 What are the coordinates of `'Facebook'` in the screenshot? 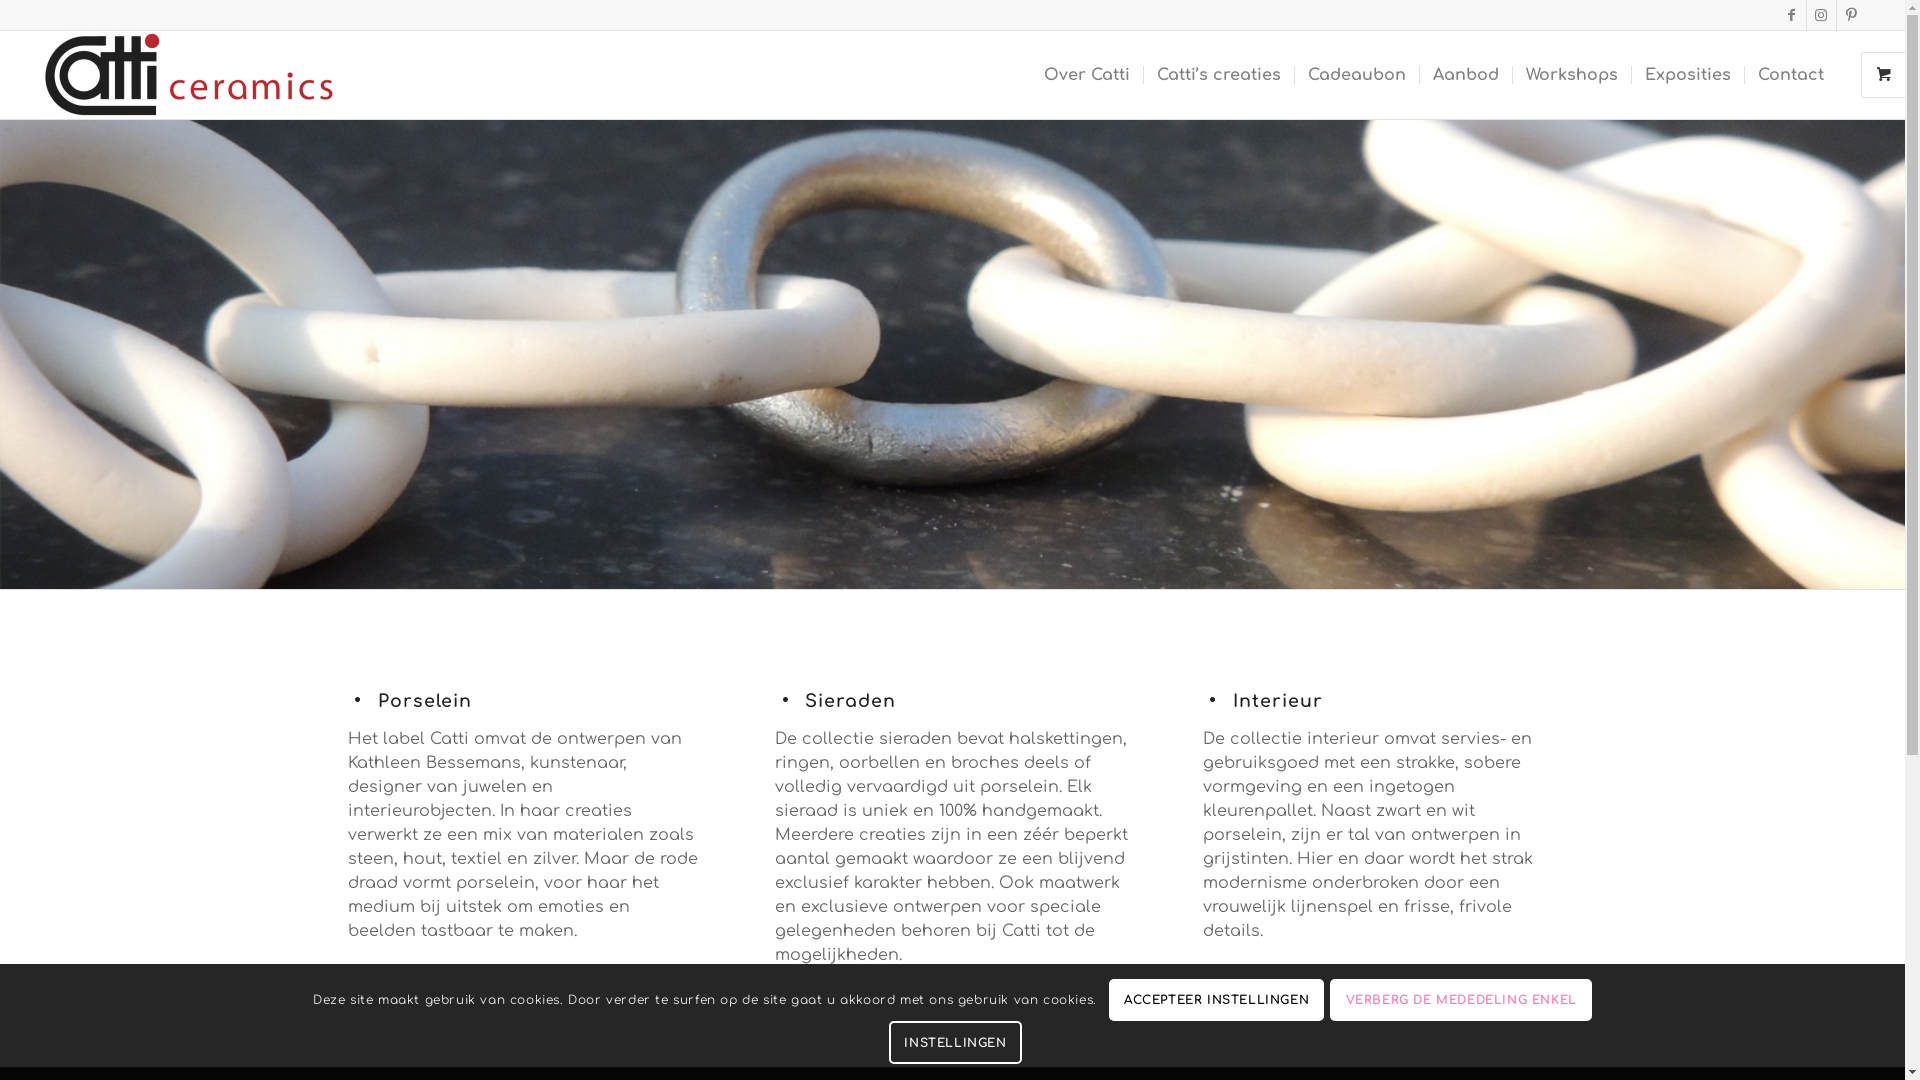 It's located at (1791, 15).